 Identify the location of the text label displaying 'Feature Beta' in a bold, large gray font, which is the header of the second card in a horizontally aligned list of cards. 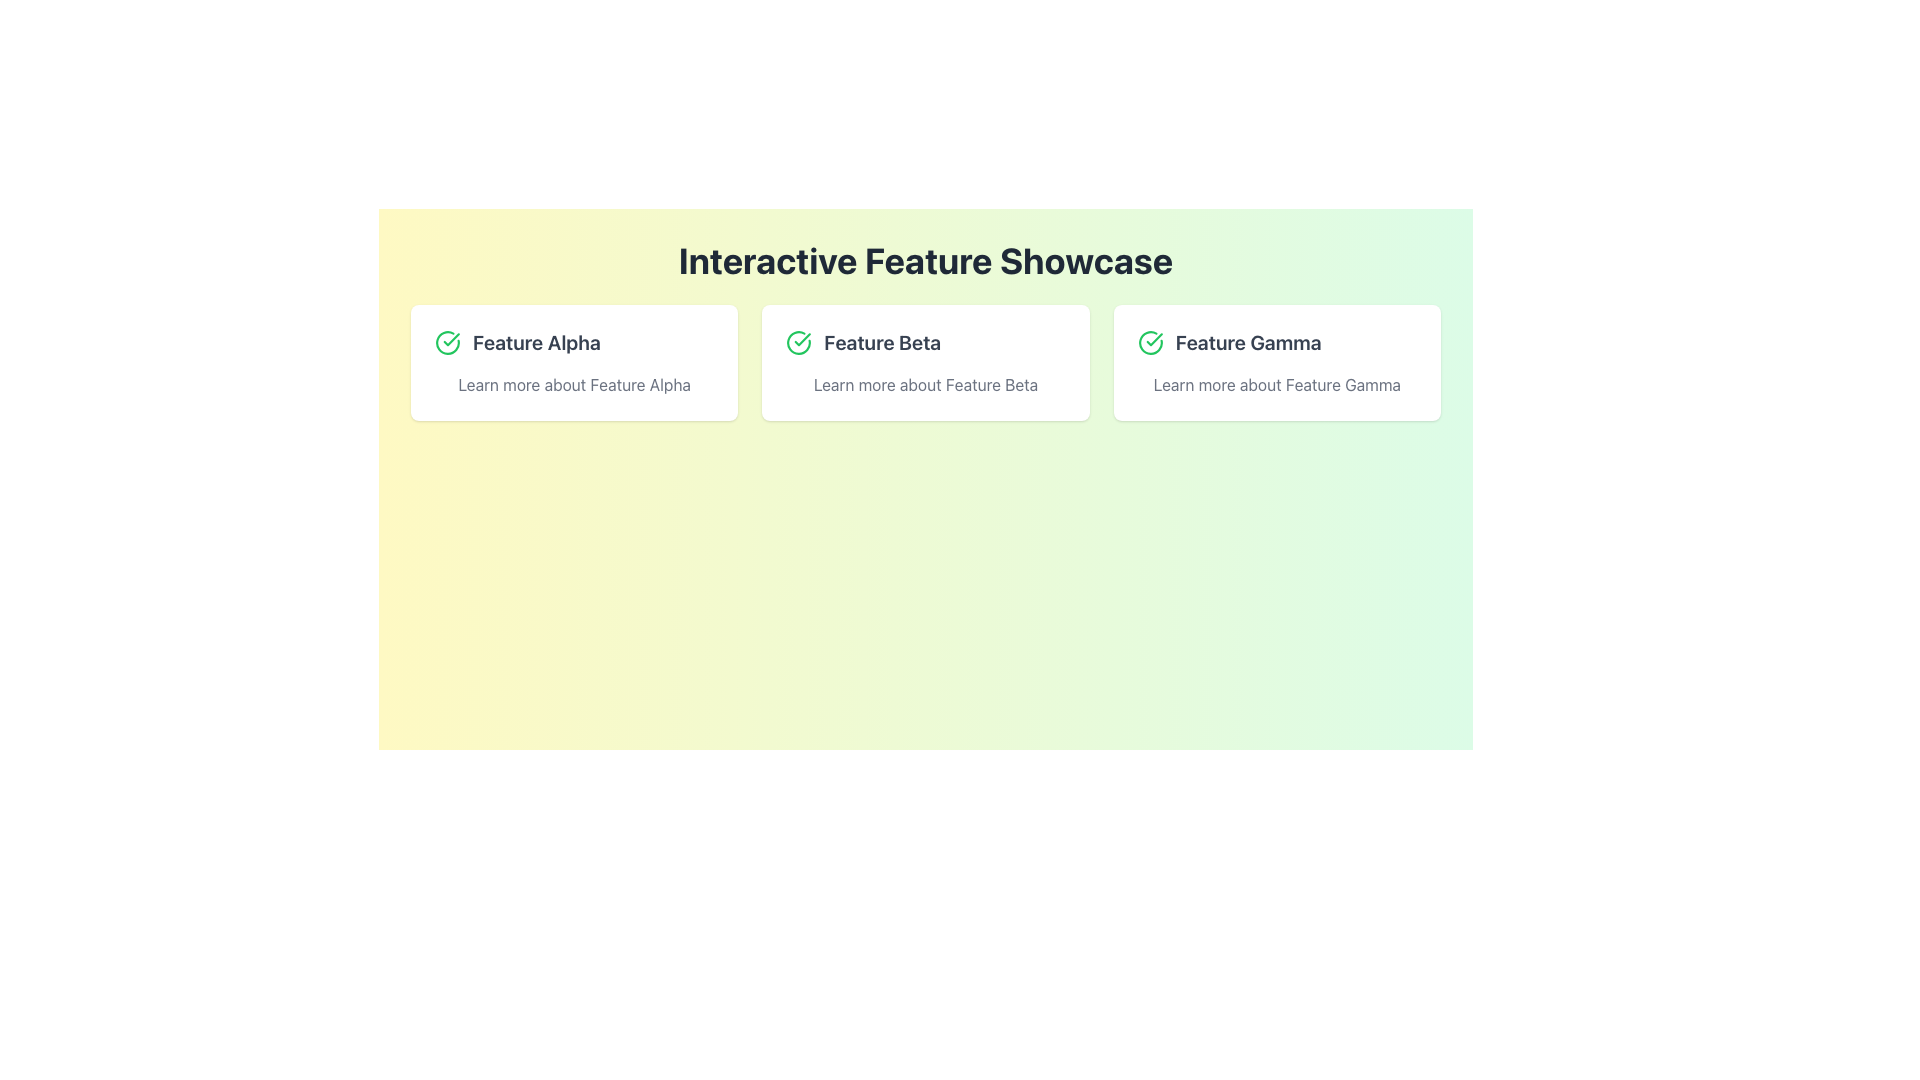
(881, 342).